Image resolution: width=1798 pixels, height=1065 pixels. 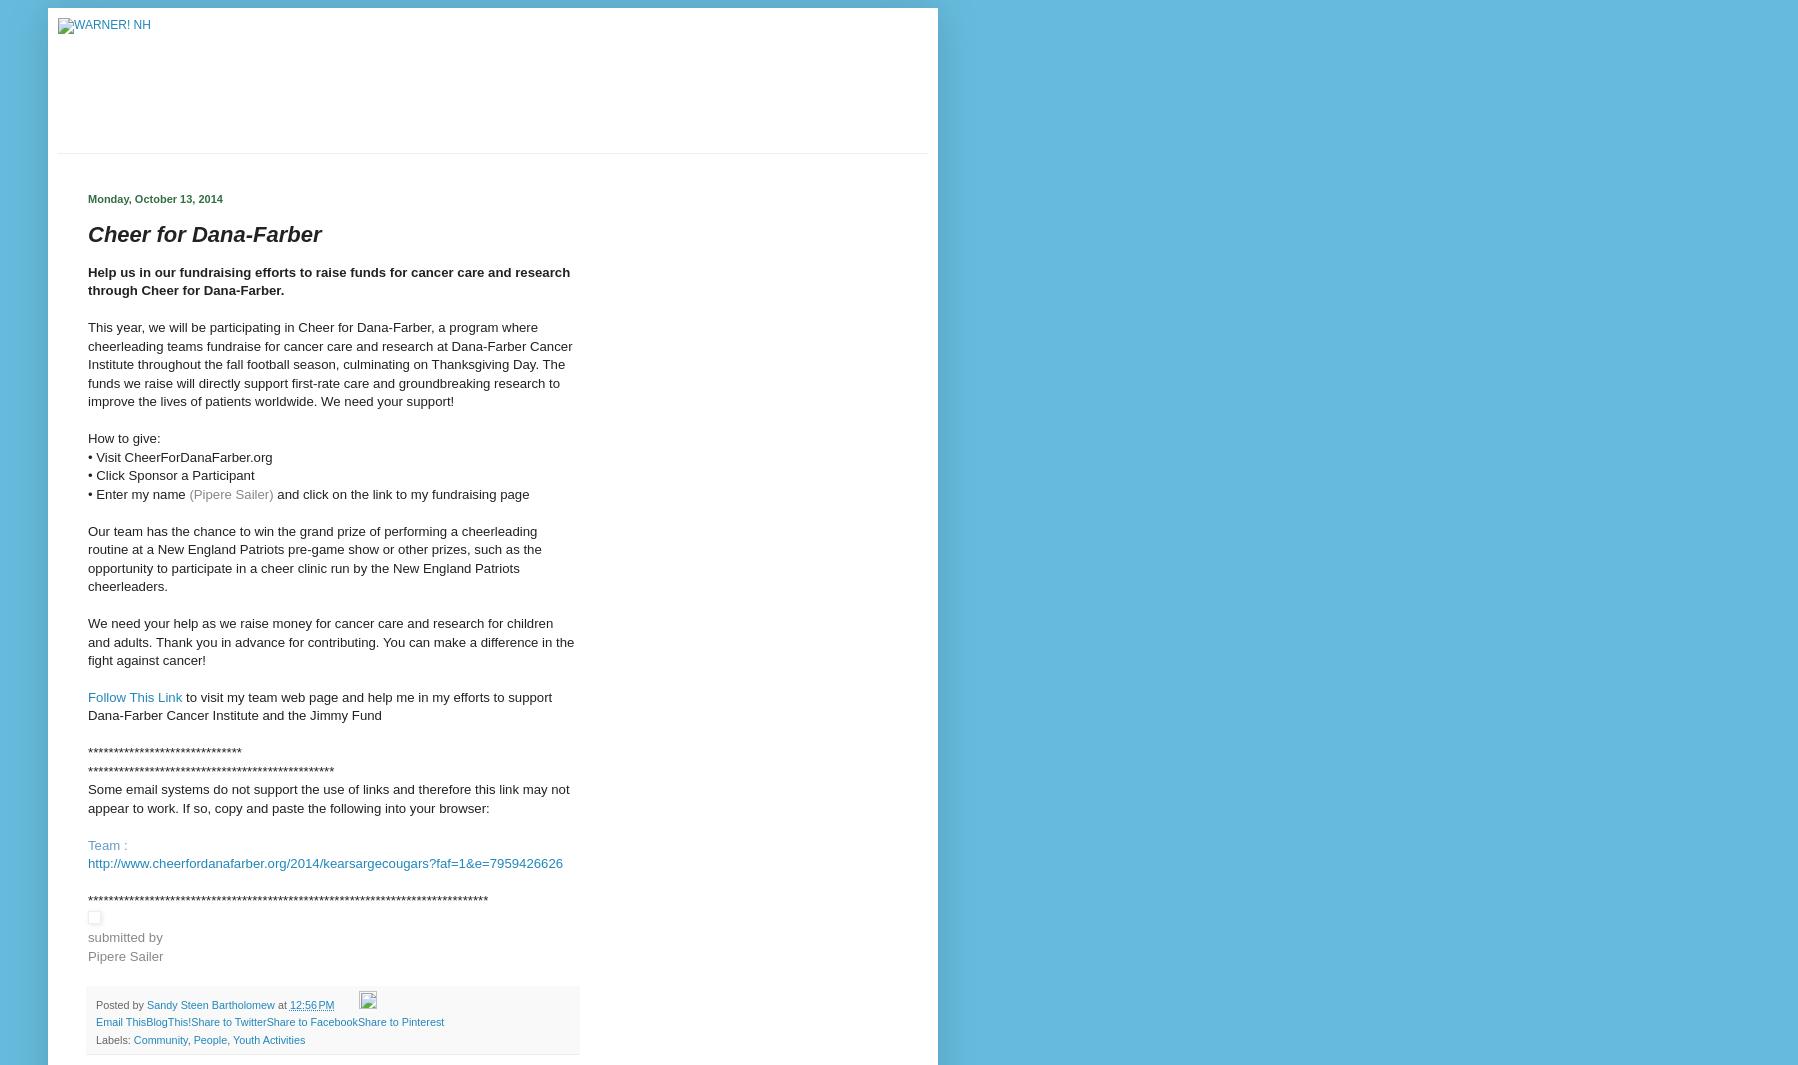 What do you see at coordinates (310, 1021) in the screenshot?
I see `'Share to Facebook'` at bounding box center [310, 1021].